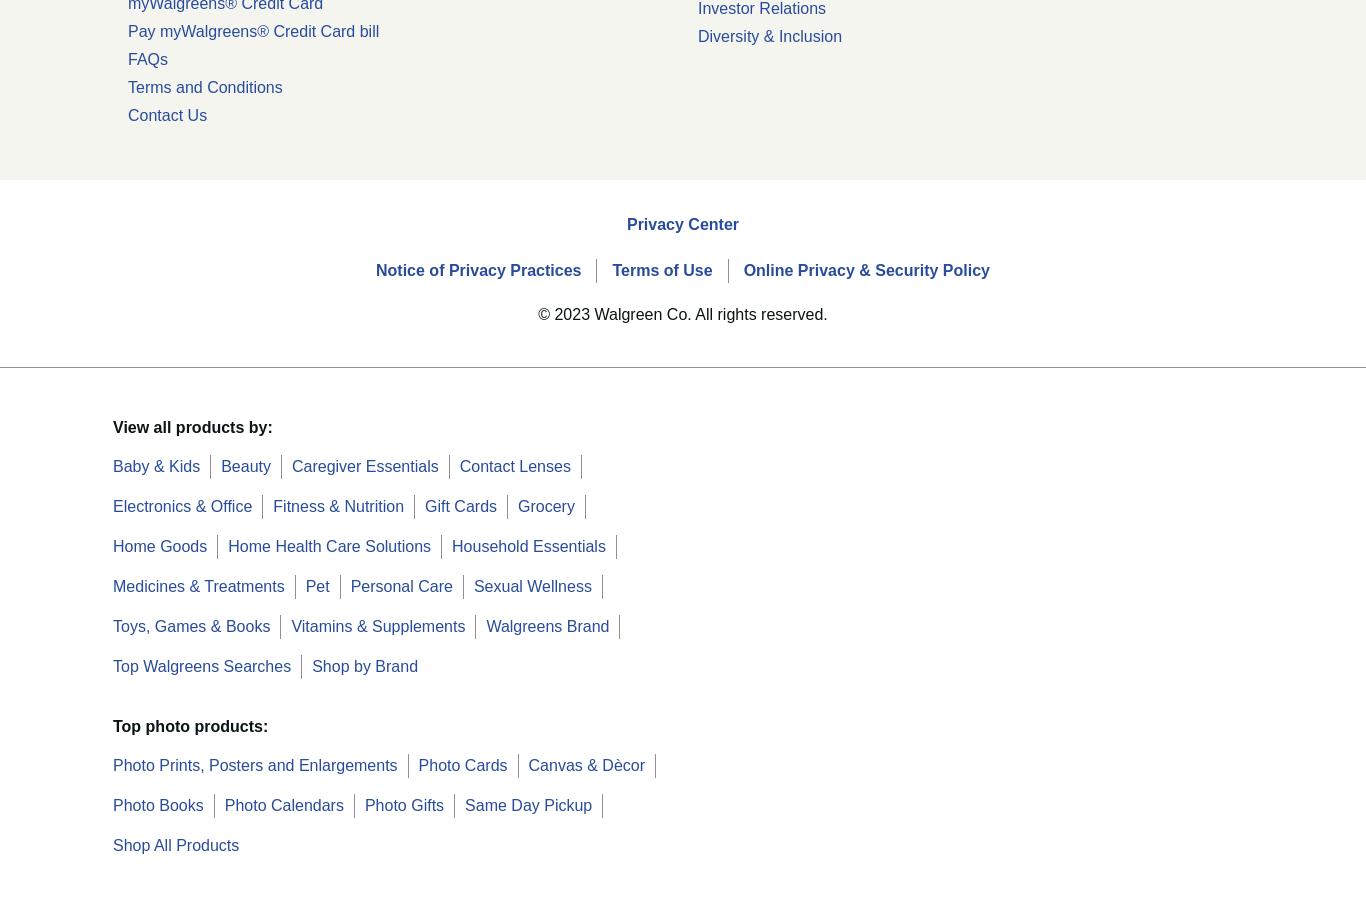 The height and width of the screenshot is (913, 1366). Describe the element at coordinates (273, 505) in the screenshot. I see `'Fitness & Nutrition'` at that location.